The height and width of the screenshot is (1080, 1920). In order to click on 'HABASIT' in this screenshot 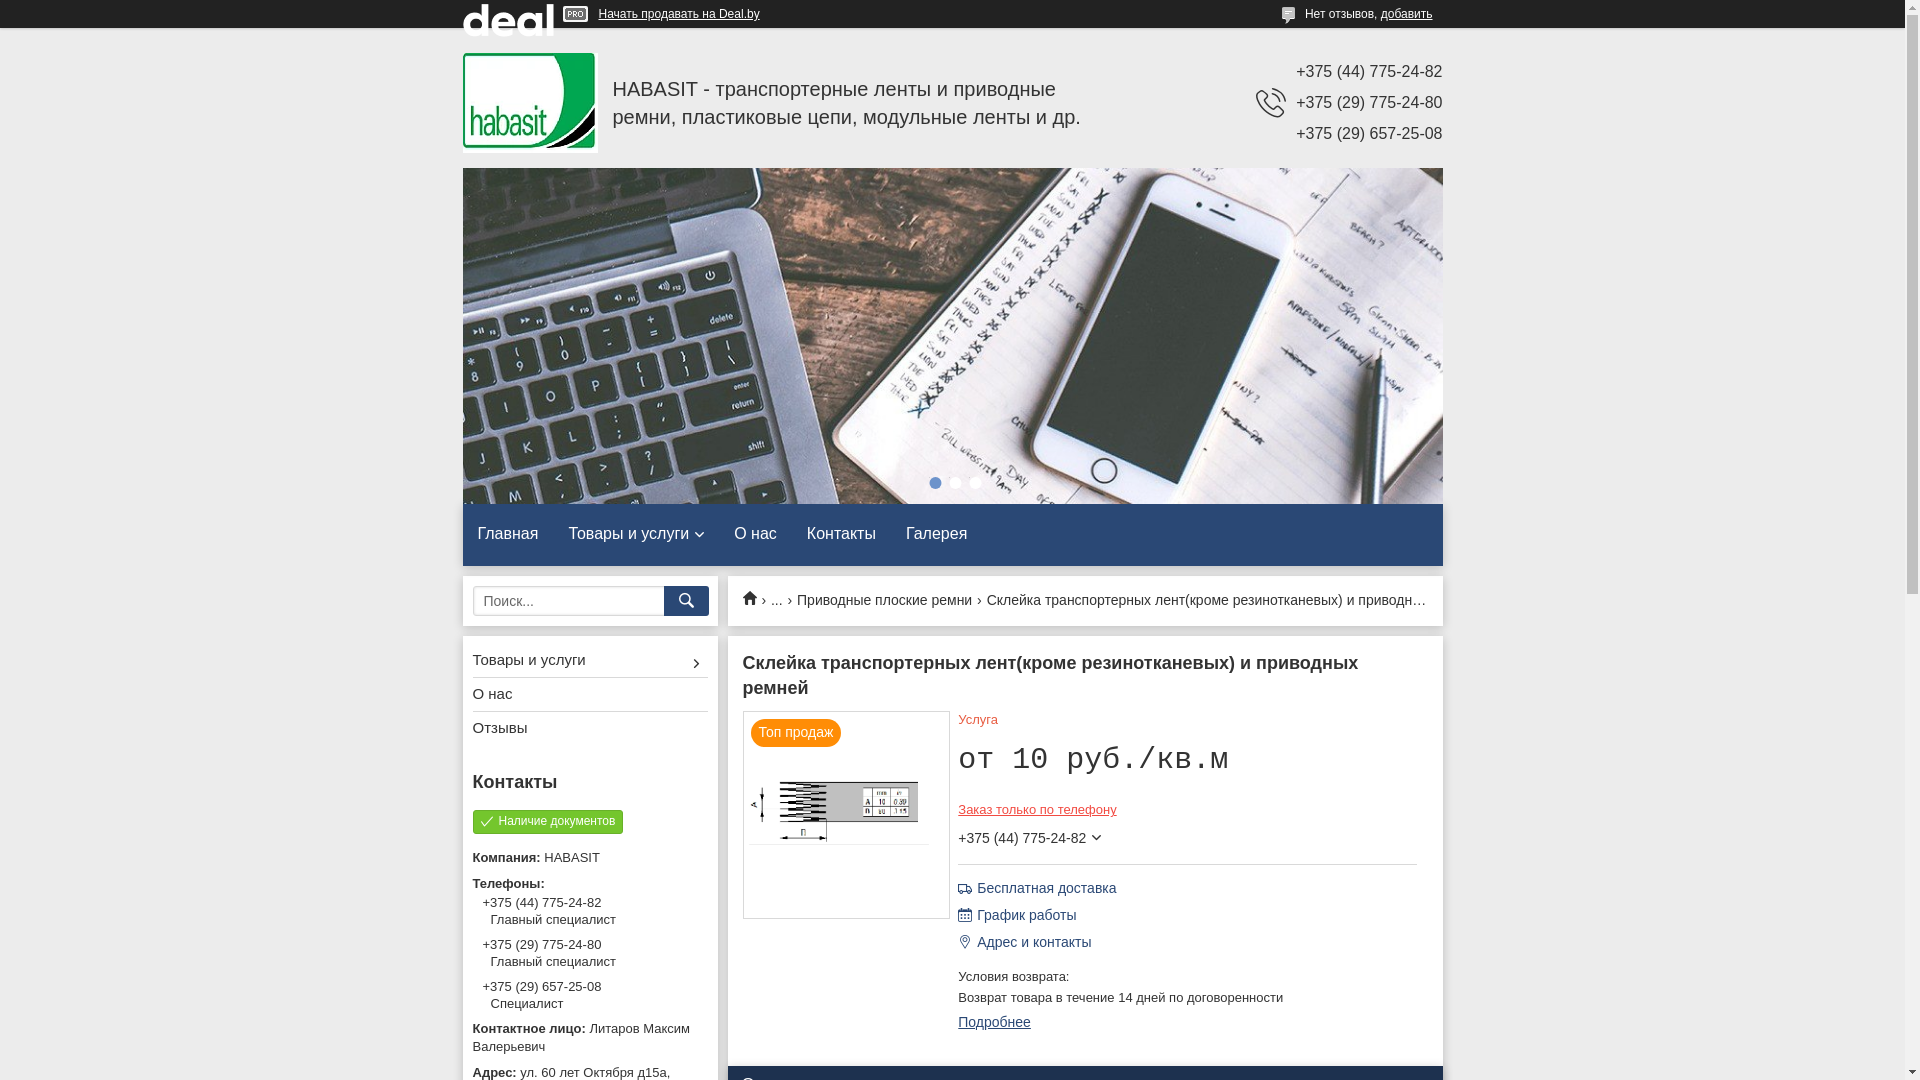, I will do `click(529, 103)`.